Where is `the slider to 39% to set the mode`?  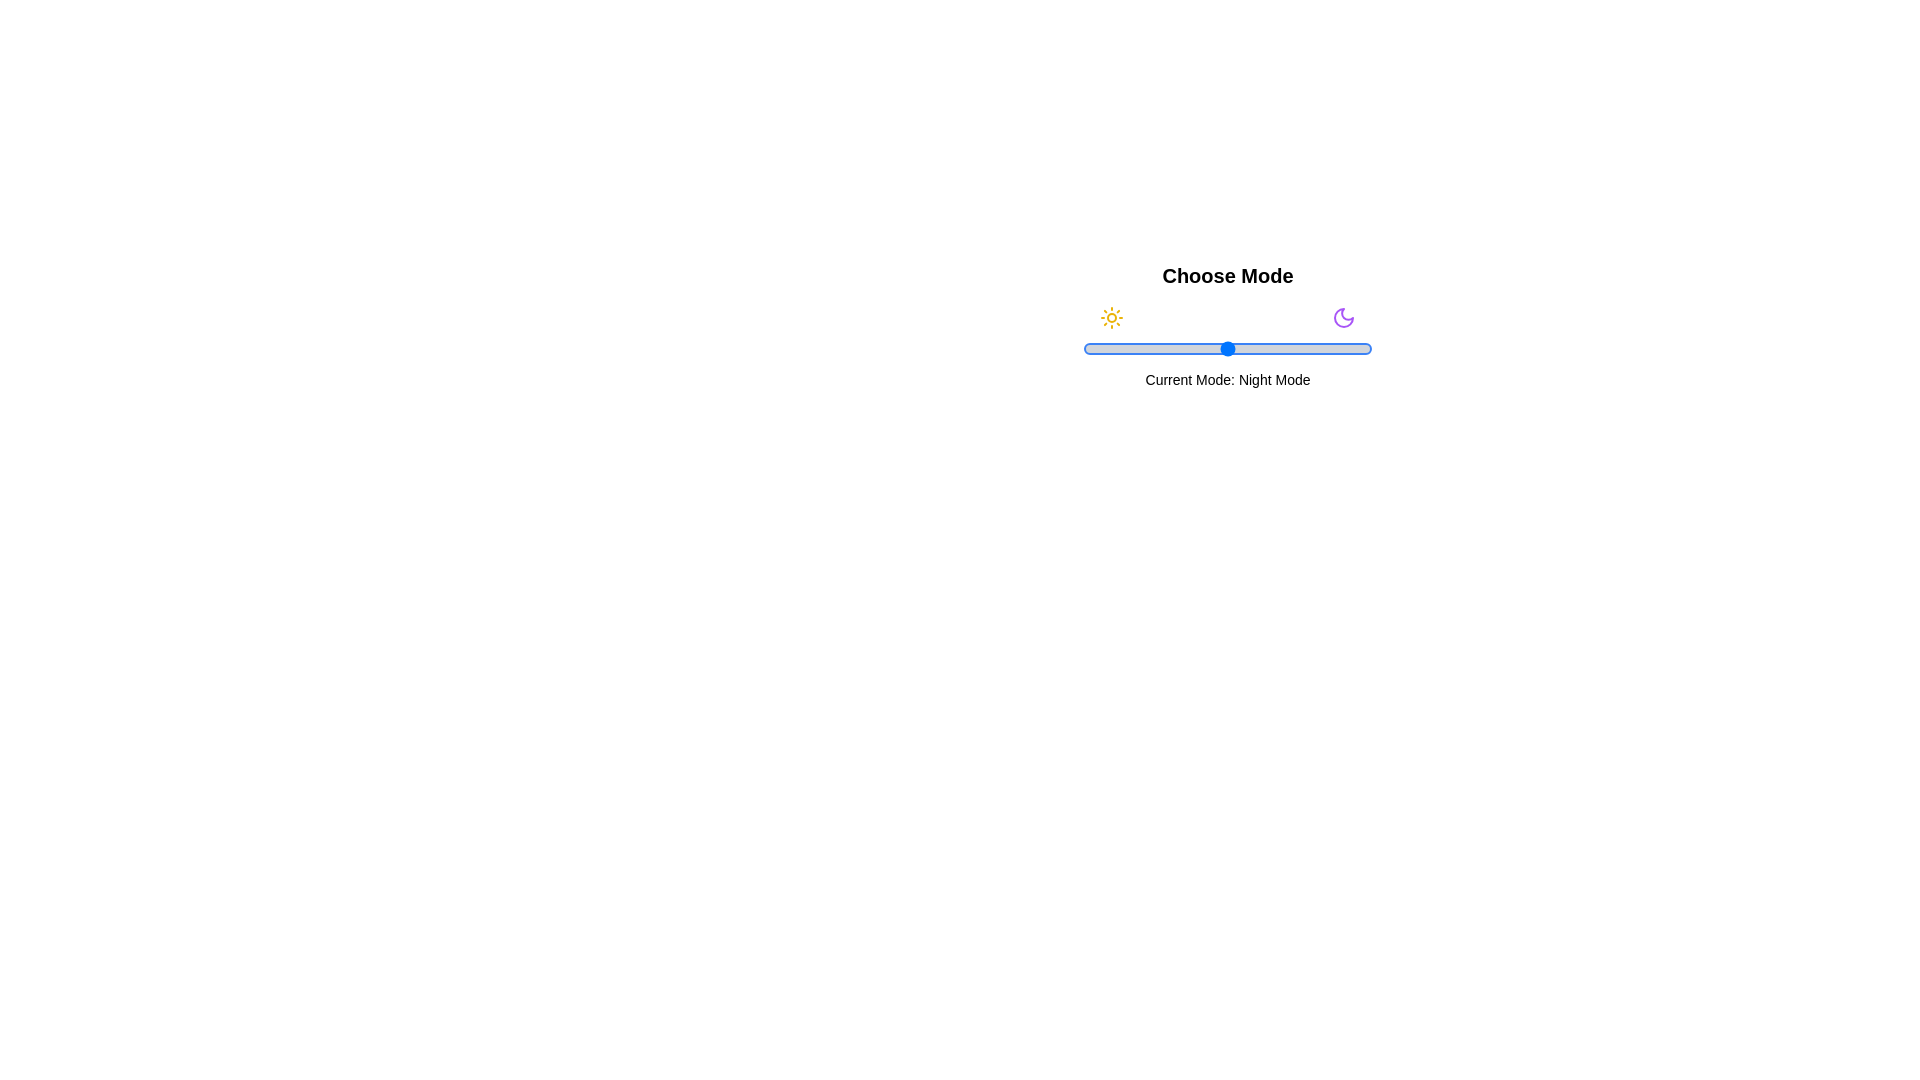
the slider to 39% to set the mode is located at coordinates (1196, 347).